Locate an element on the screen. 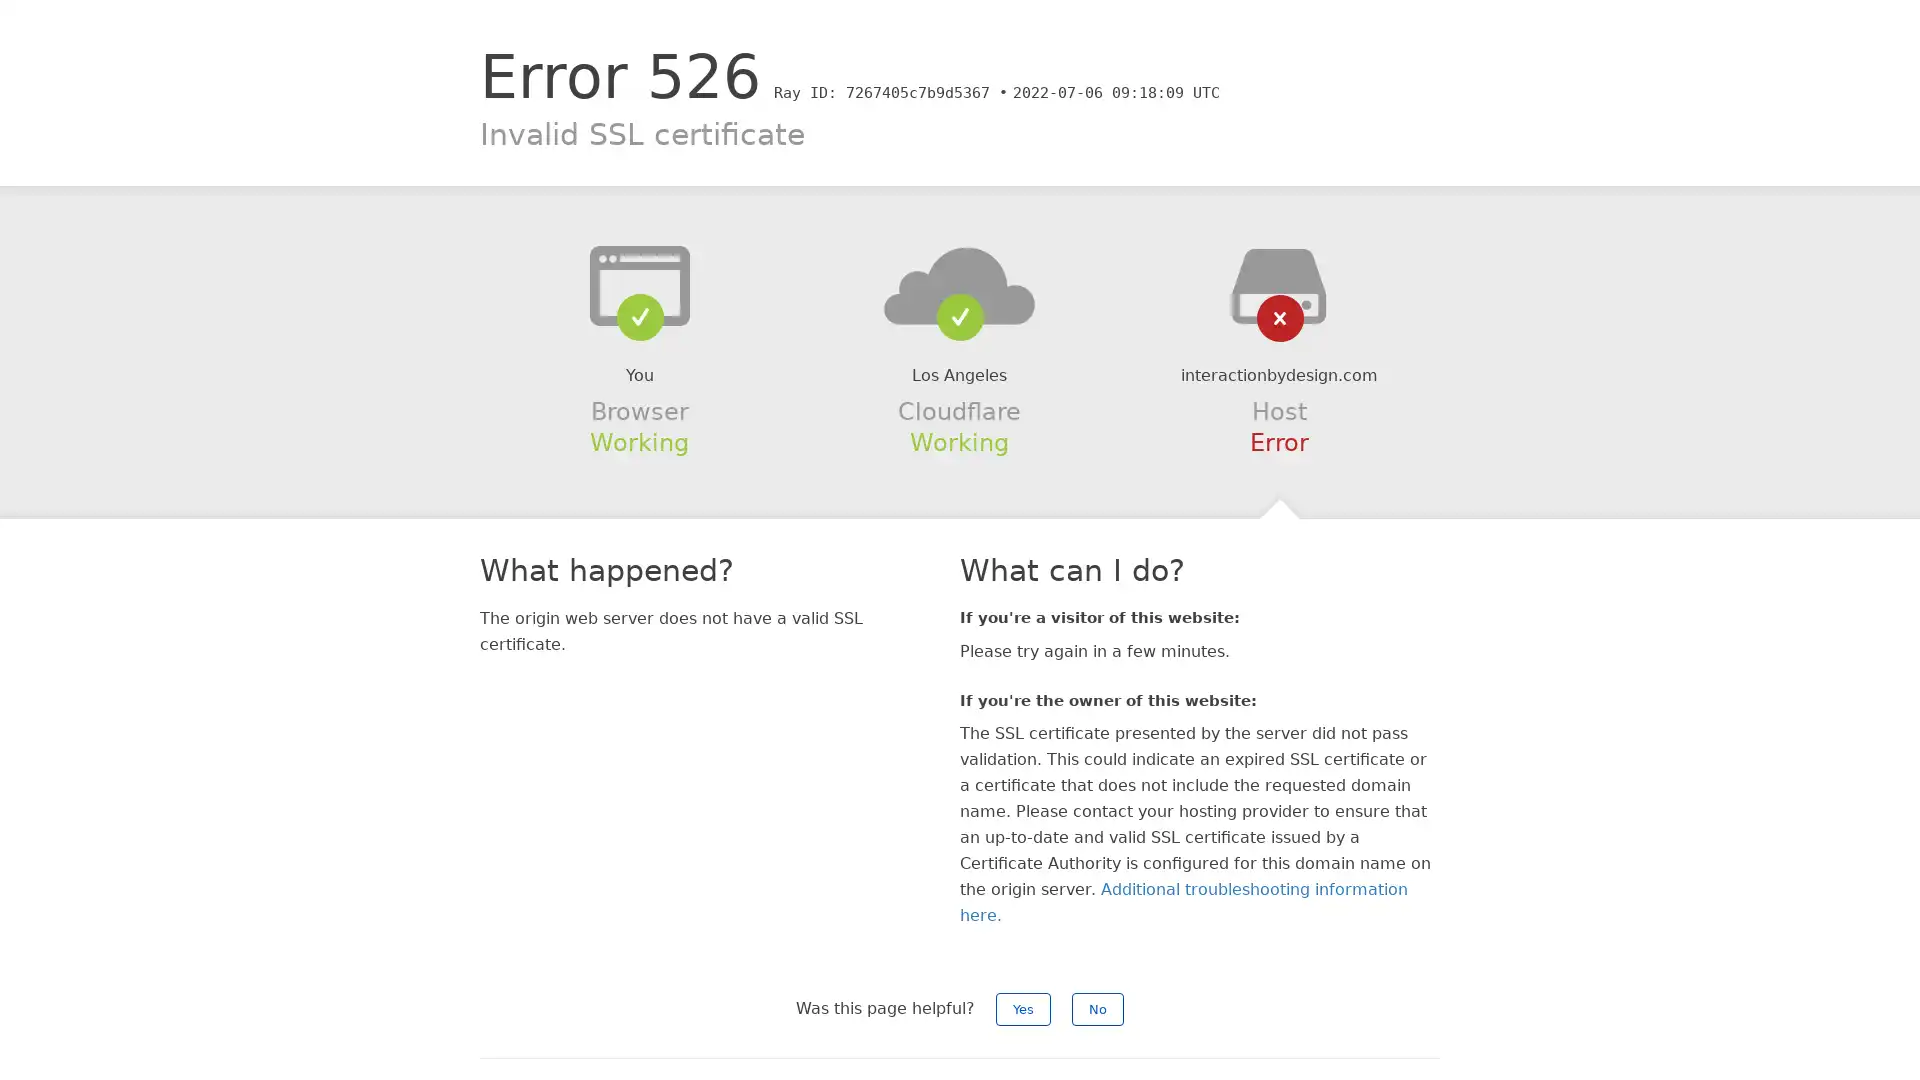  No is located at coordinates (1097, 1009).